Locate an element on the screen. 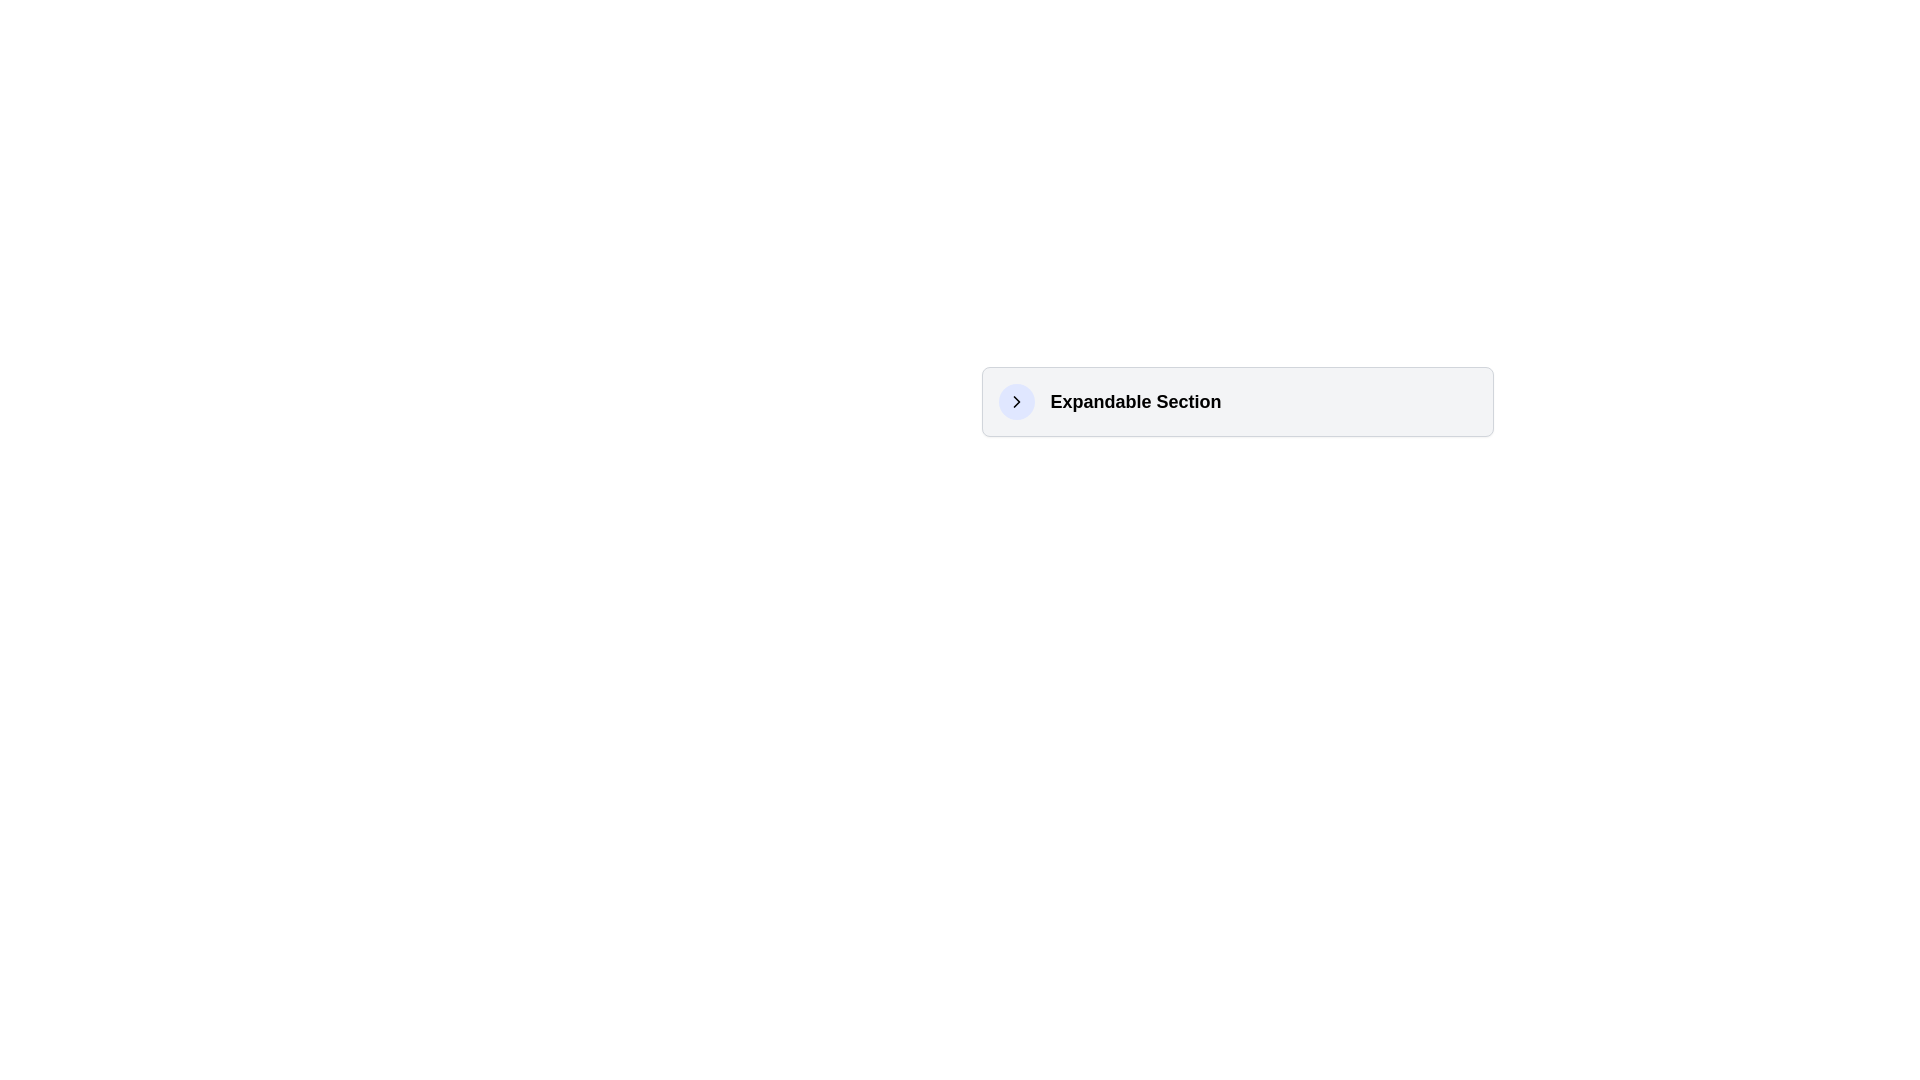 The height and width of the screenshot is (1080, 1920). the 'Expandable Section' text label is located at coordinates (1136, 401).